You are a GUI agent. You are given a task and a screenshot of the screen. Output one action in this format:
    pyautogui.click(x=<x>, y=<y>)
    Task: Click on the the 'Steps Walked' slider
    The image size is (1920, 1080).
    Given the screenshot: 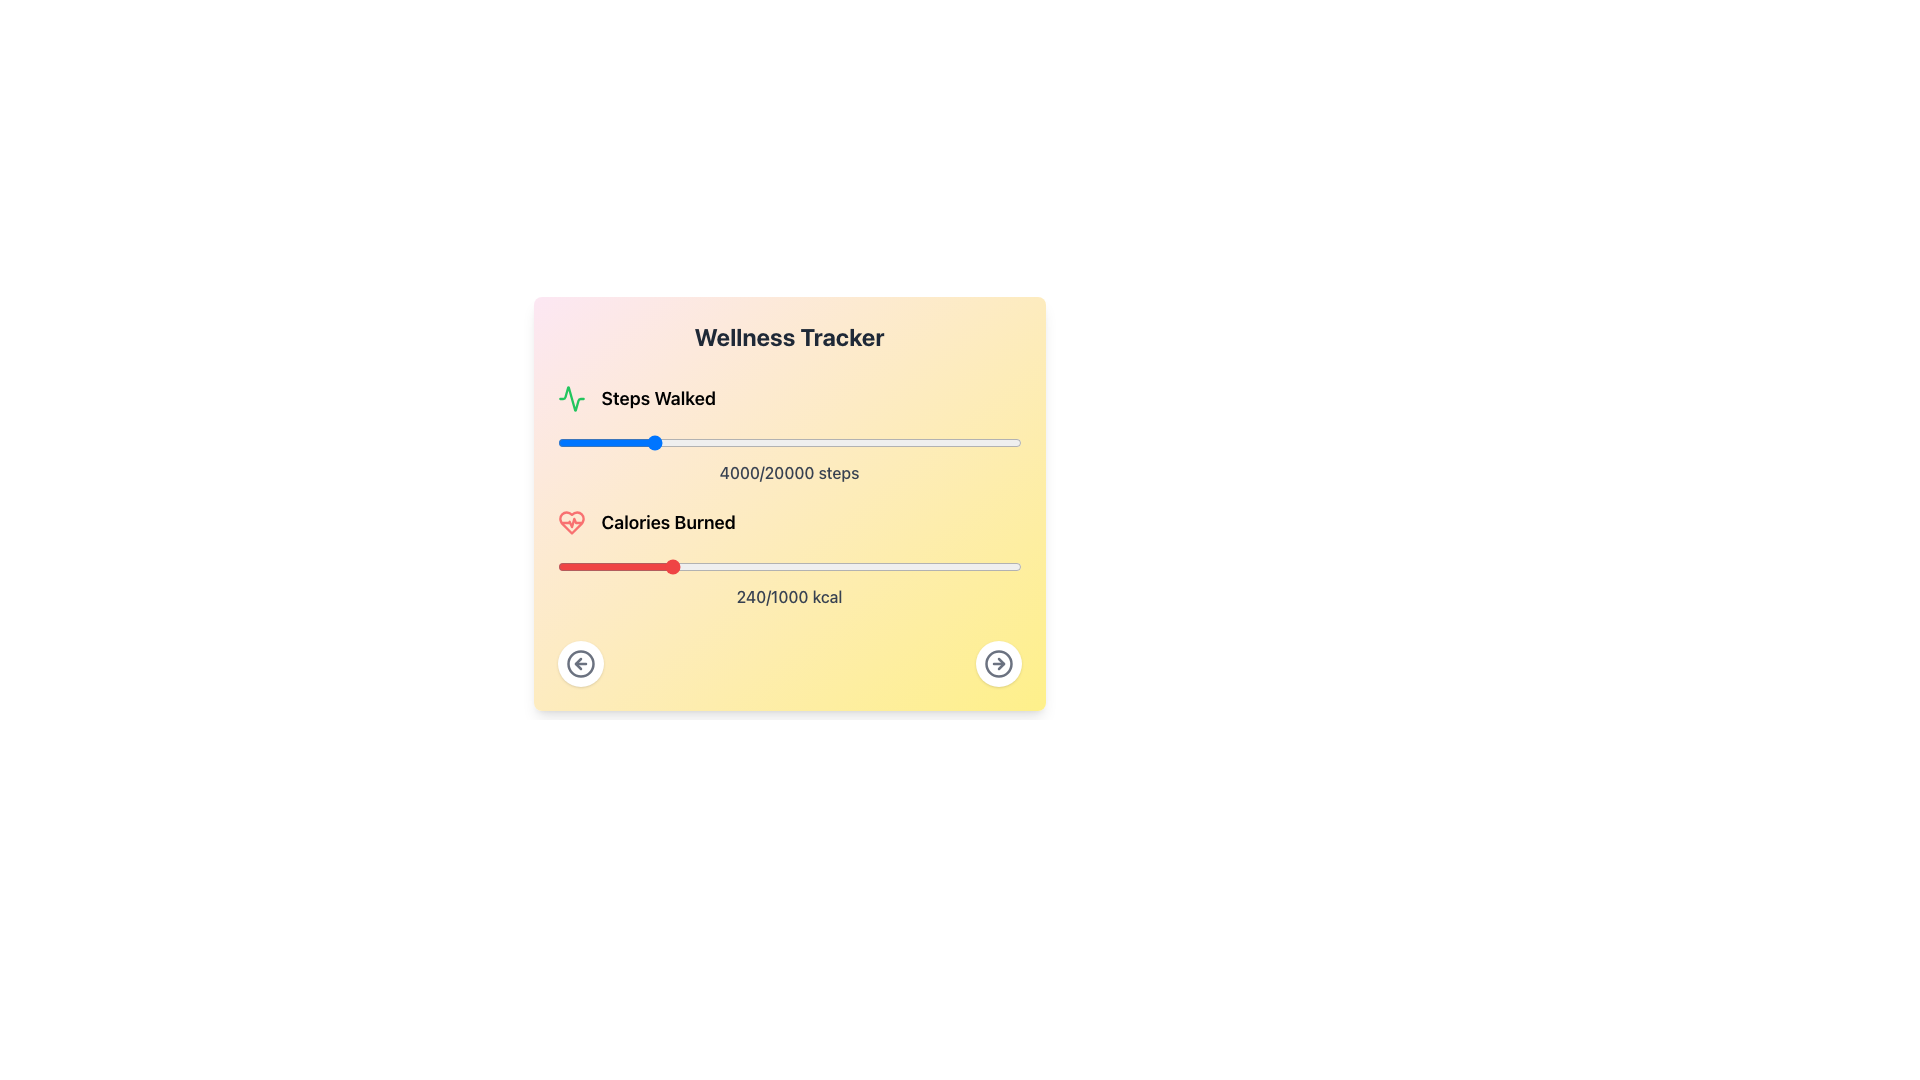 What is the action you would take?
    pyautogui.click(x=767, y=442)
    